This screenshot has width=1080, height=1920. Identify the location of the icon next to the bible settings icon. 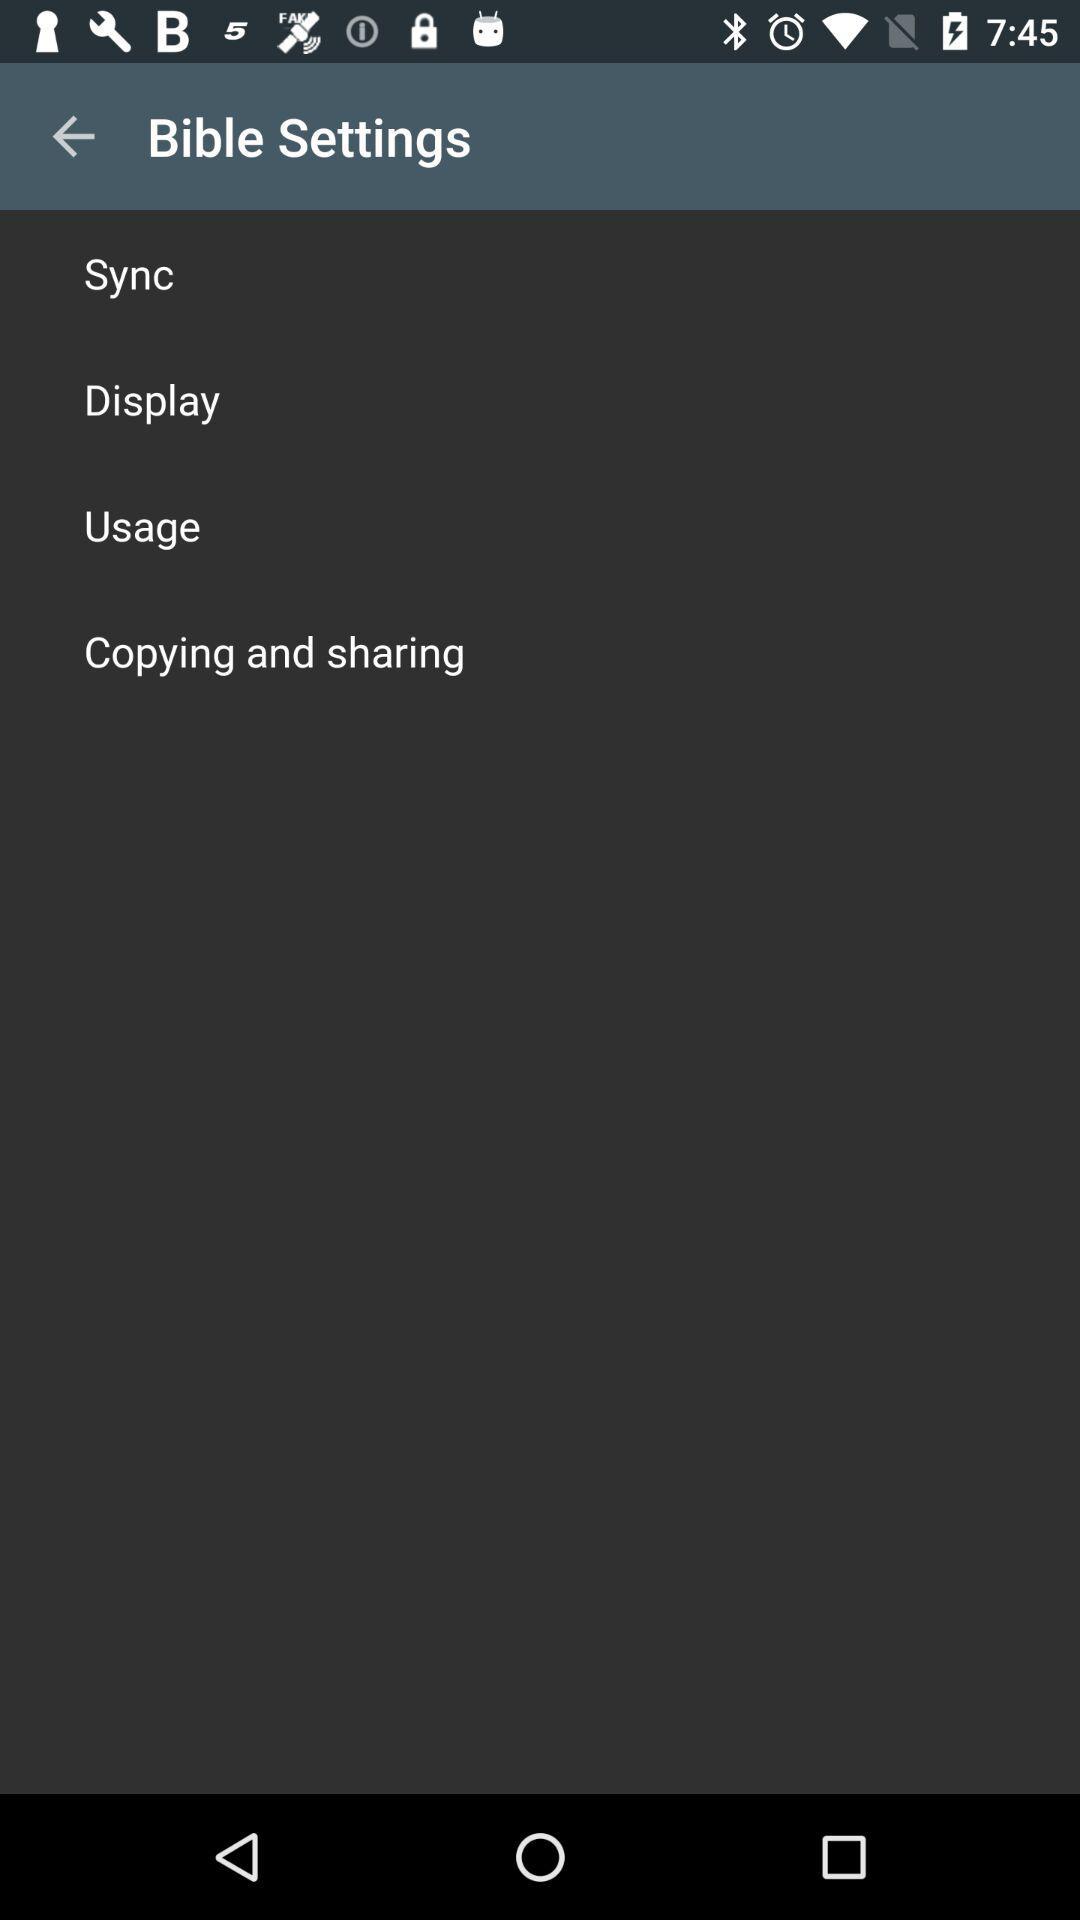
(72, 135).